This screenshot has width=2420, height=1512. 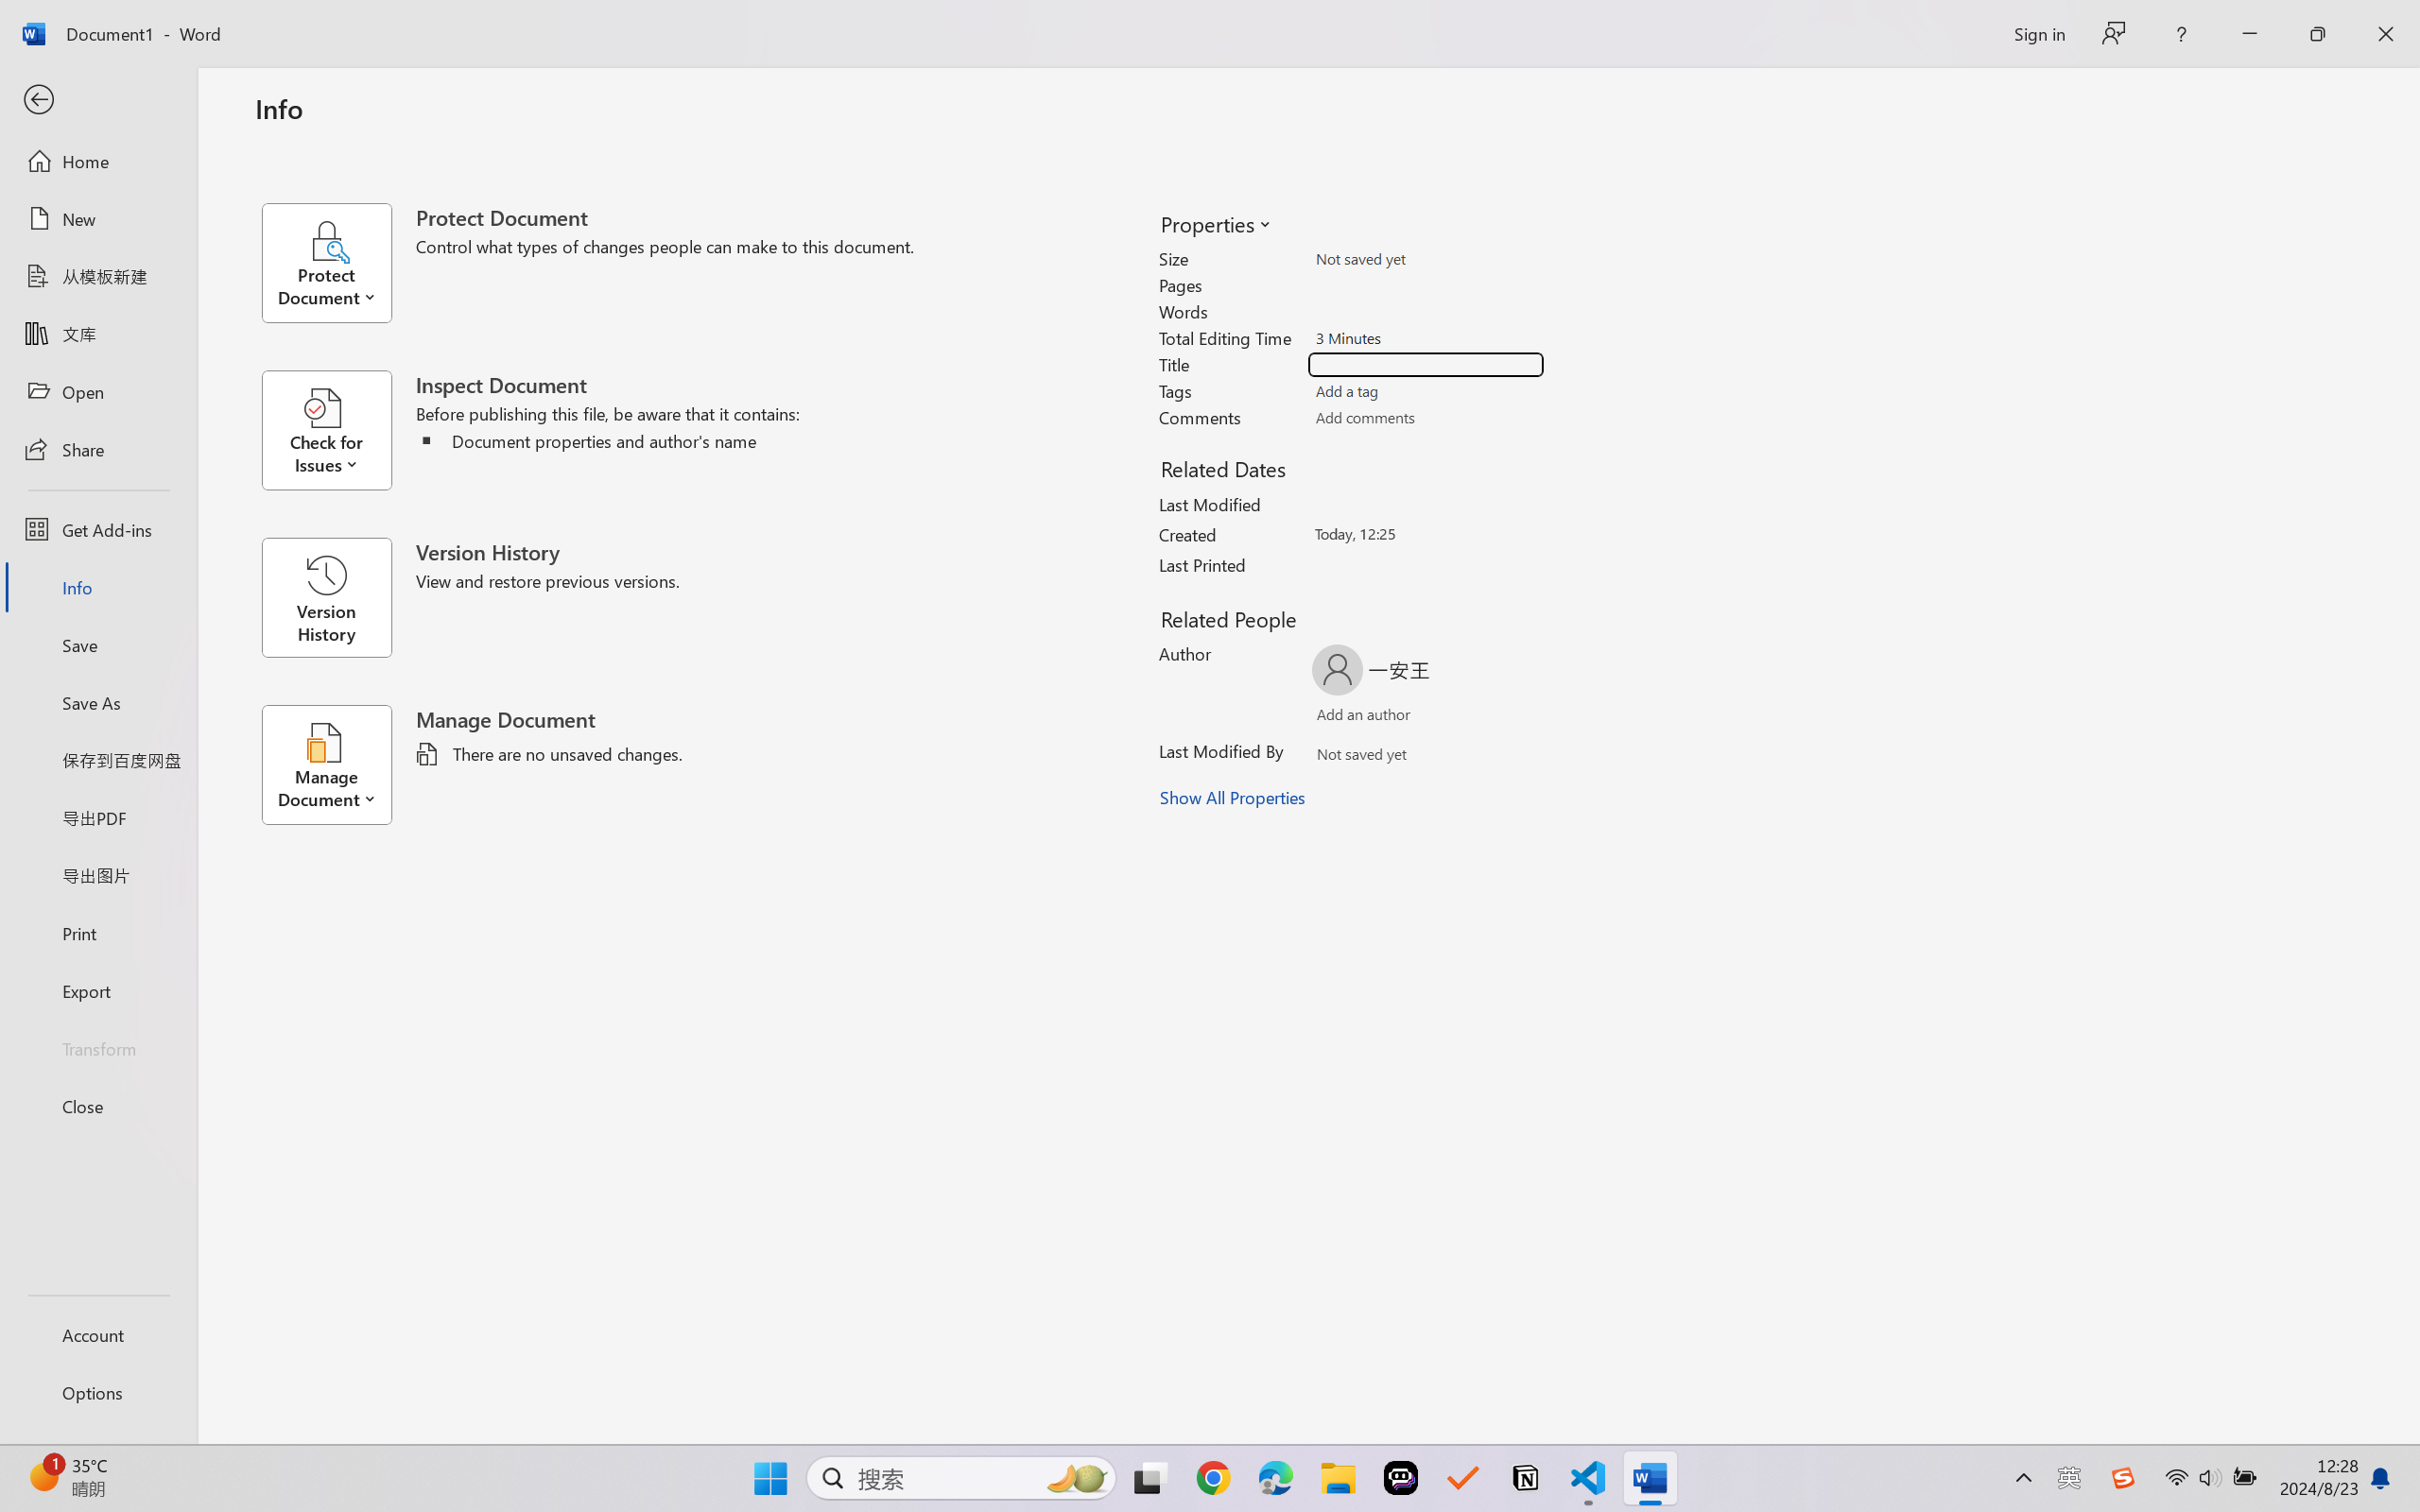 What do you see at coordinates (1426, 311) in the screenshot?
I see `'Words'` at bounding box center [1426, 311].